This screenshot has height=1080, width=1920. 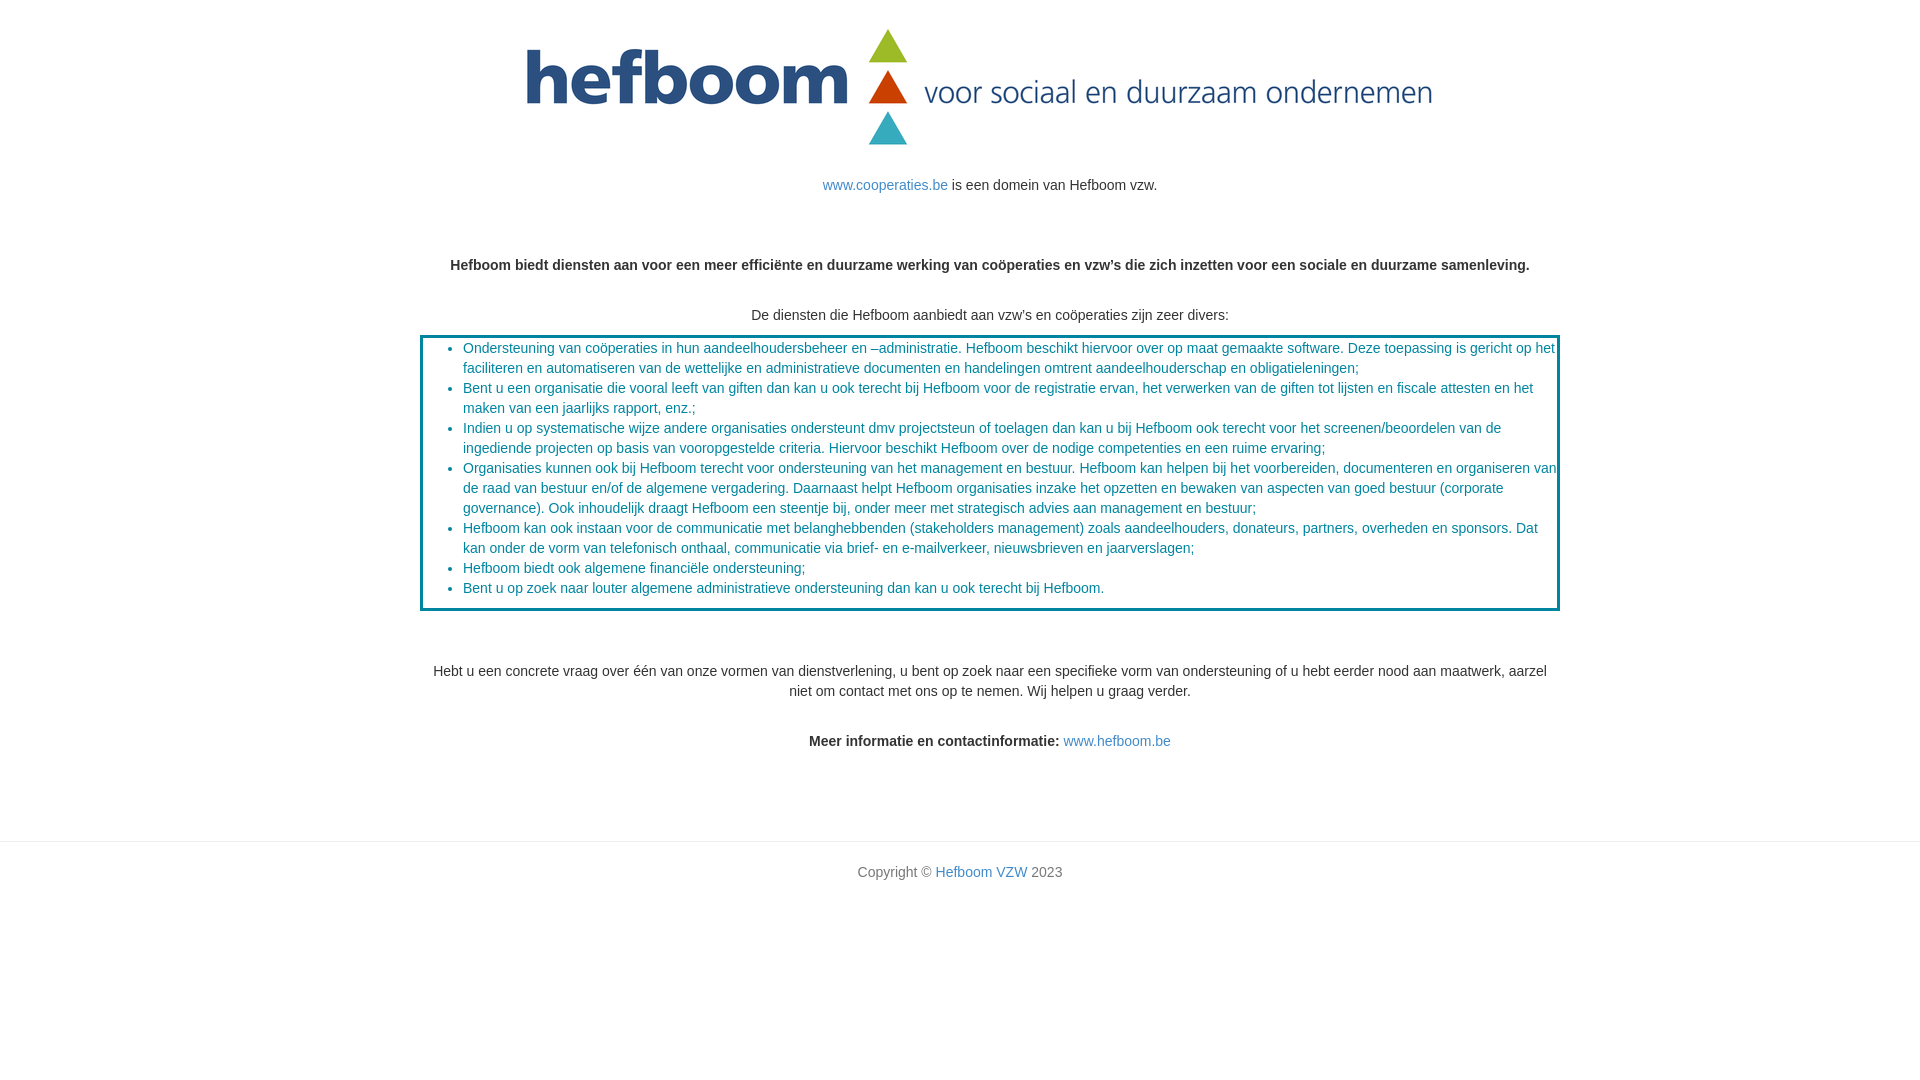 I want to click on 'www.hefboom.be', so click(x=1115, y=740).